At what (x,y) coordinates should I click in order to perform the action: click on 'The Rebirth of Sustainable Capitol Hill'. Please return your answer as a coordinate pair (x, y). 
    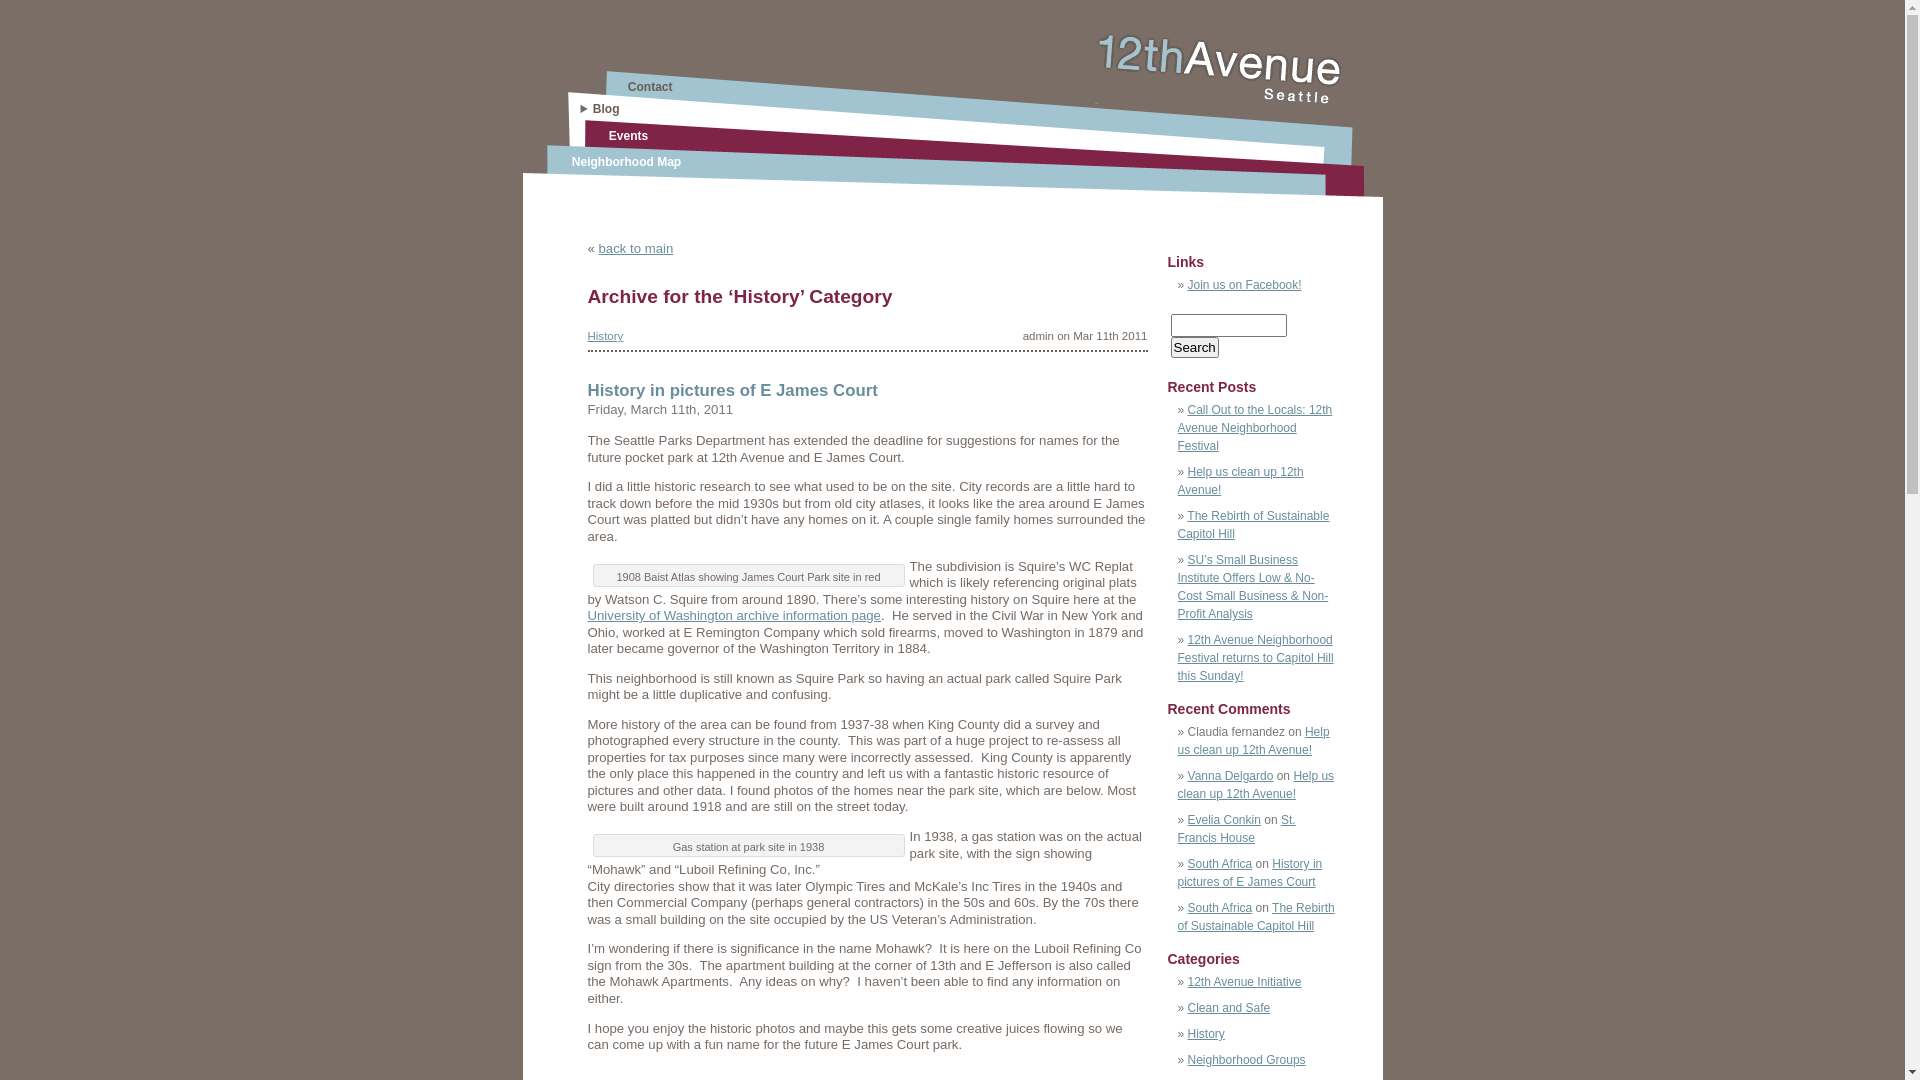
    Looking at the image, I should click on (1177, 523).